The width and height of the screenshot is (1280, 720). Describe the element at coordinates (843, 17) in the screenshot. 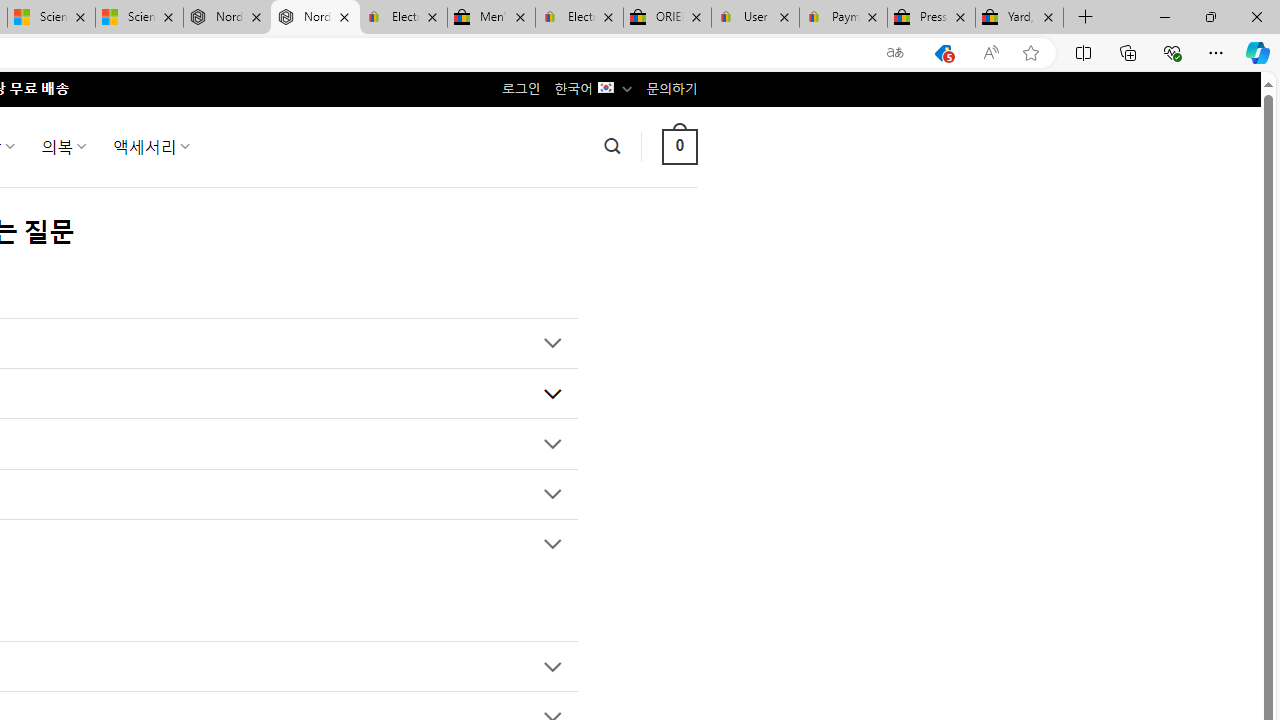

I see `'Payments Terms of Use | eBay.com'` at that location.